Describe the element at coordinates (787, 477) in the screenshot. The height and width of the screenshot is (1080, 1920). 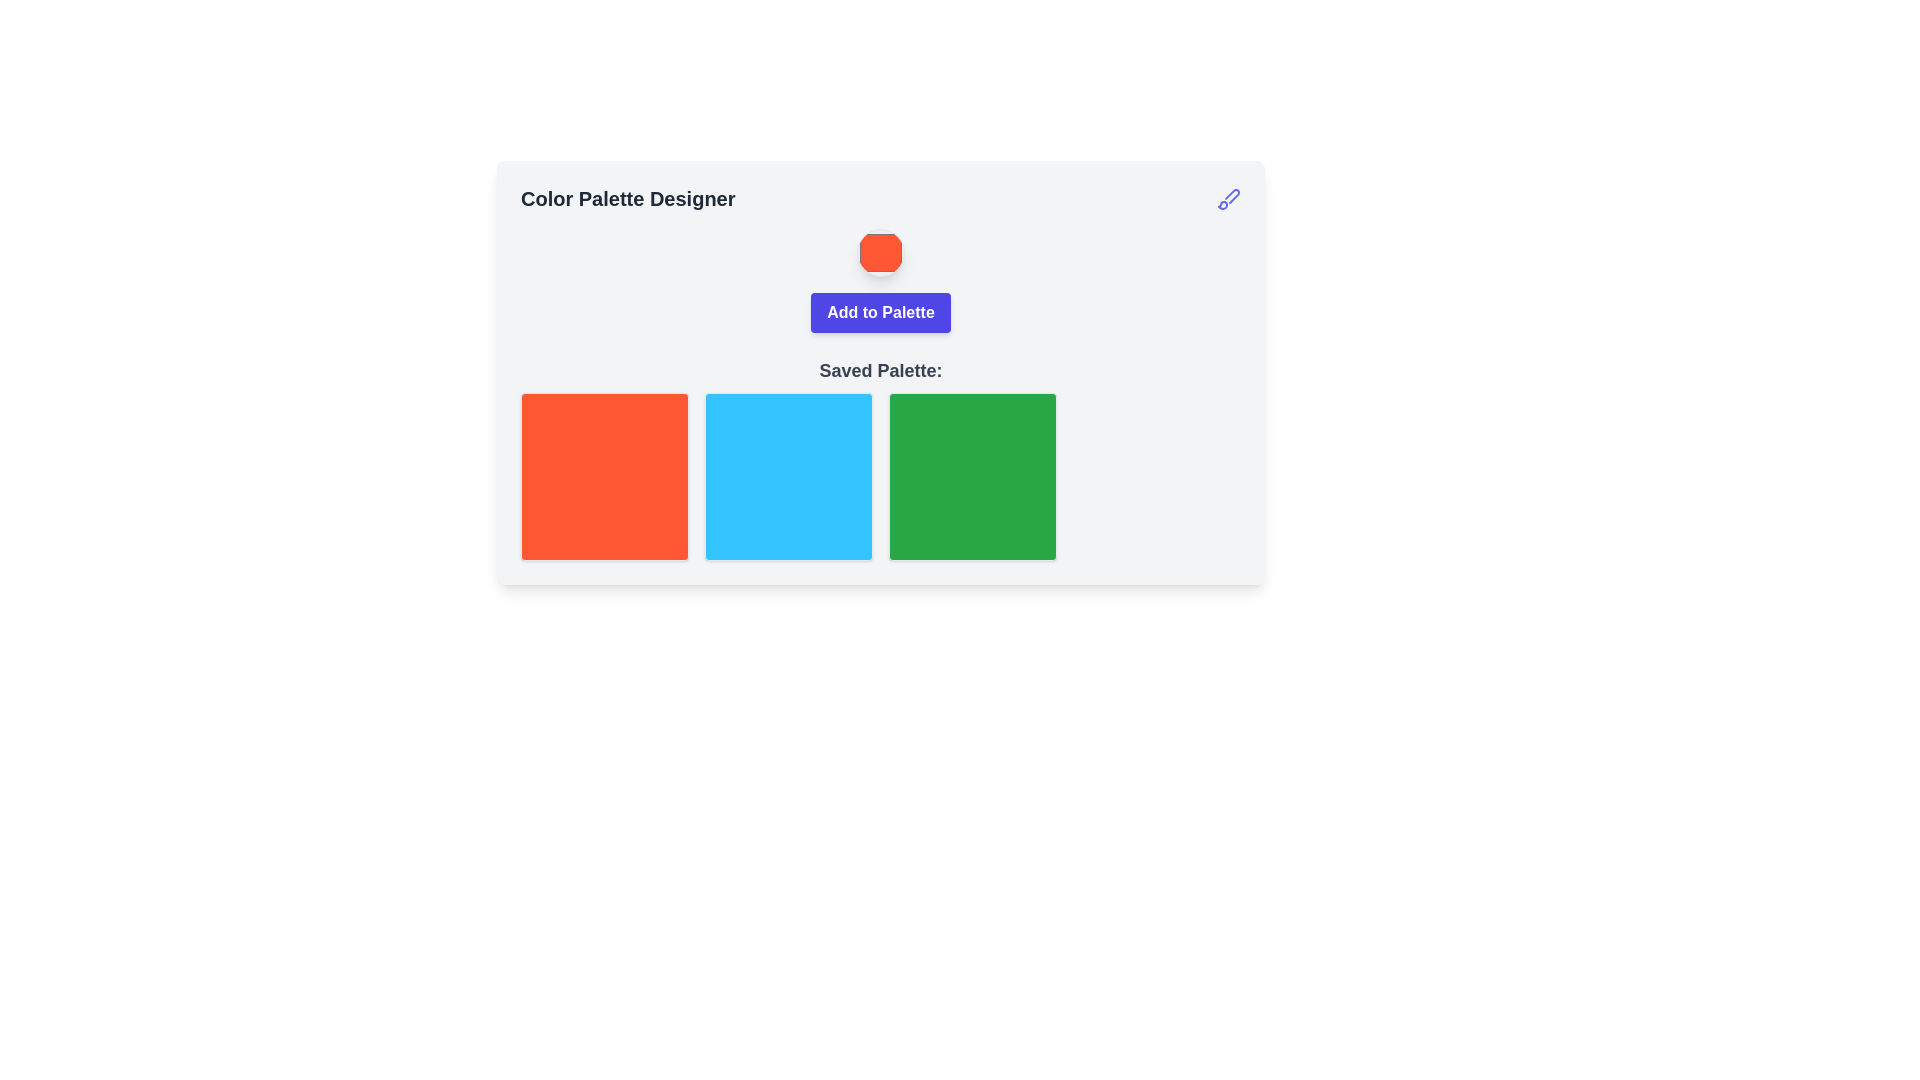
I see `the second color tile in the 'Saved Palette' section, which is visually represented as a color display box and is non-interactive` at that location.